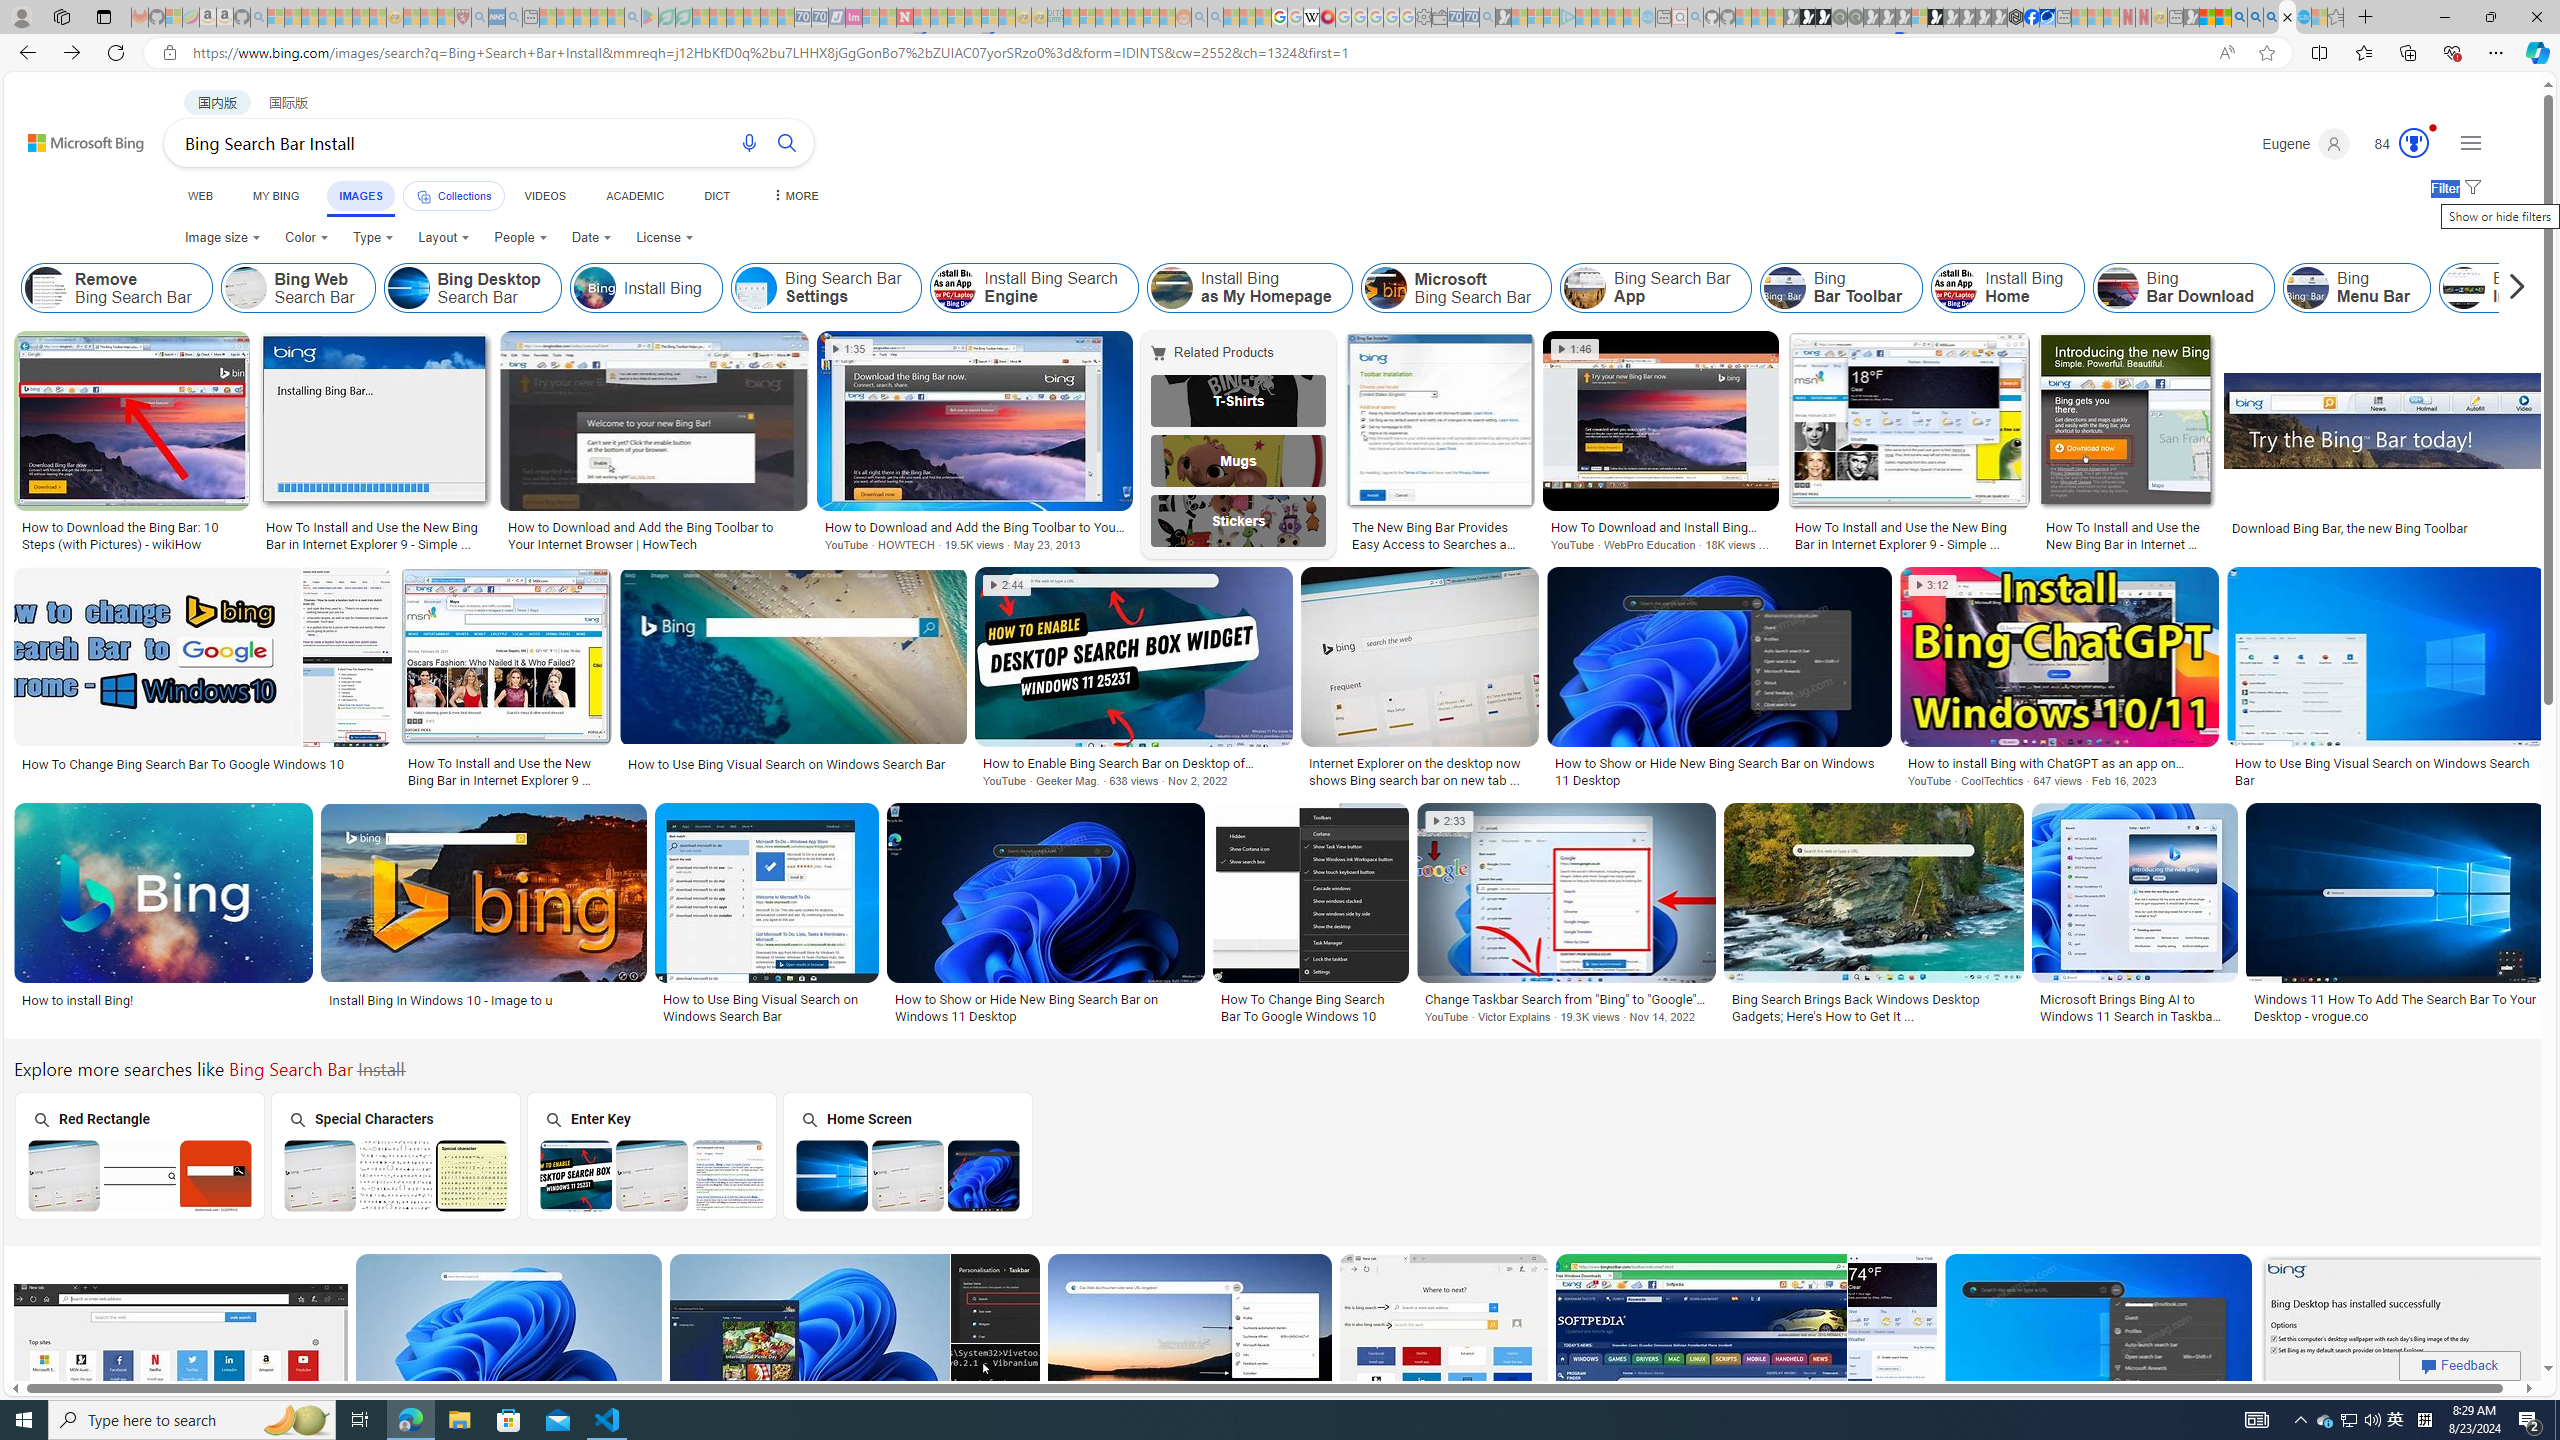  I want to click on 'Layout', so click(444, 237).